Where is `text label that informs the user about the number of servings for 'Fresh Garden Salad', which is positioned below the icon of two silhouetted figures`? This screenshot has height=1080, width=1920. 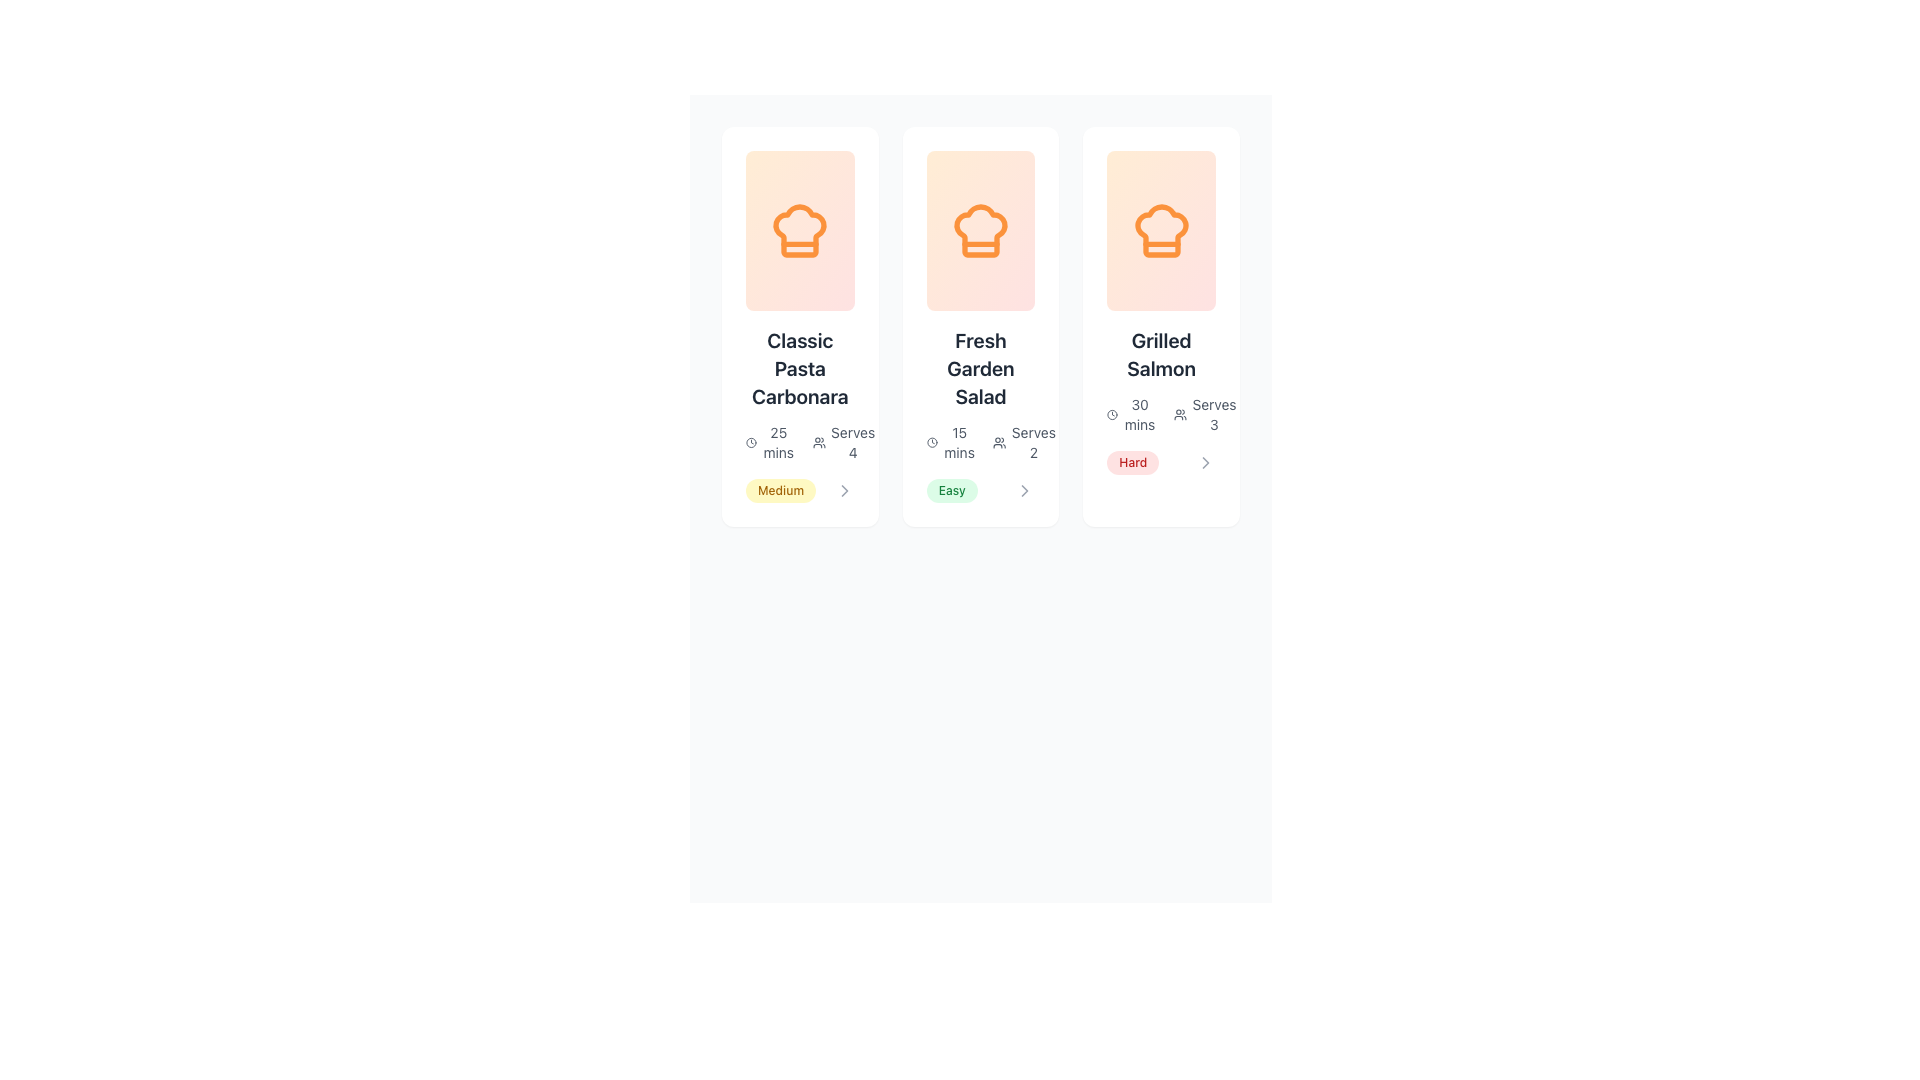 text label that informs the user about the number of servings for 'Fresh Garden Salad', which is positioned below the icon of two silhouetted figures is located at coordinates (1033, 442).